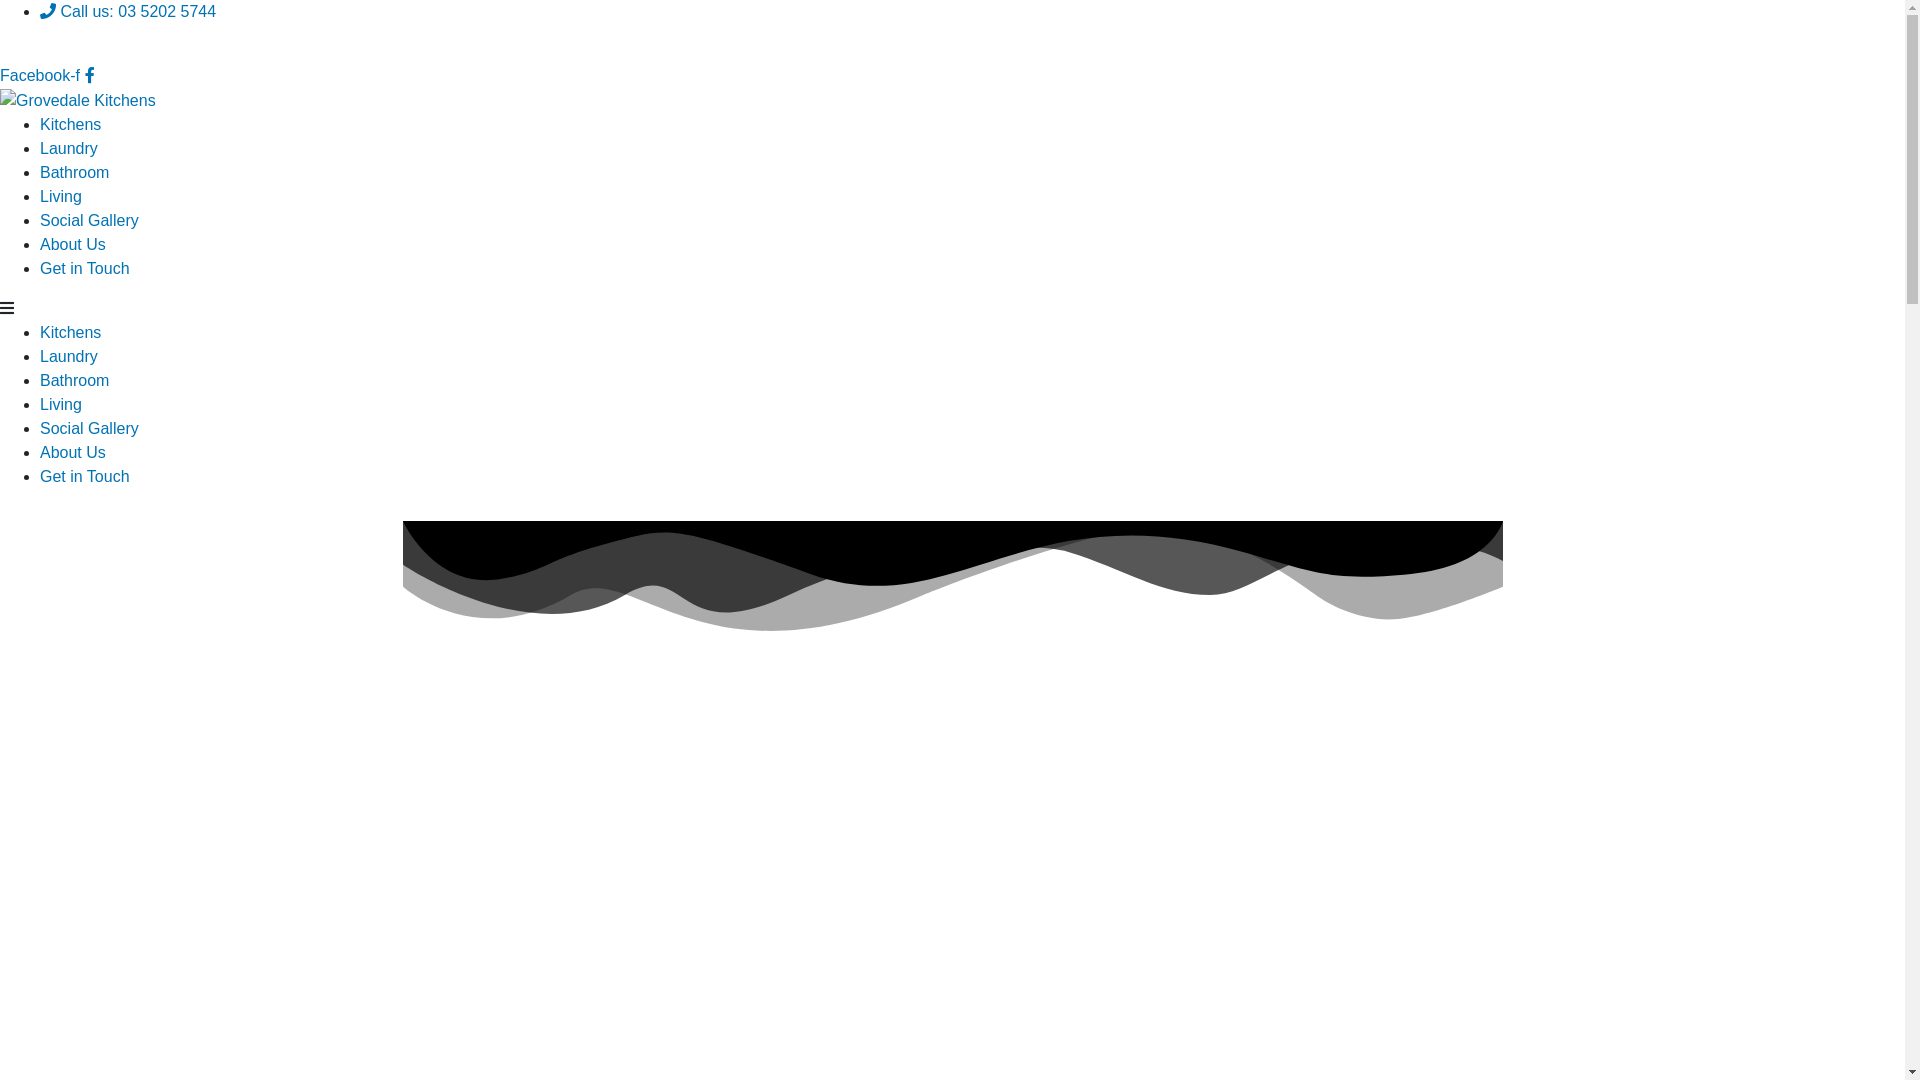 The width and height of the screenshot is (1920, 1080). I want to click on 'Social Gallery', so click(88, 220).